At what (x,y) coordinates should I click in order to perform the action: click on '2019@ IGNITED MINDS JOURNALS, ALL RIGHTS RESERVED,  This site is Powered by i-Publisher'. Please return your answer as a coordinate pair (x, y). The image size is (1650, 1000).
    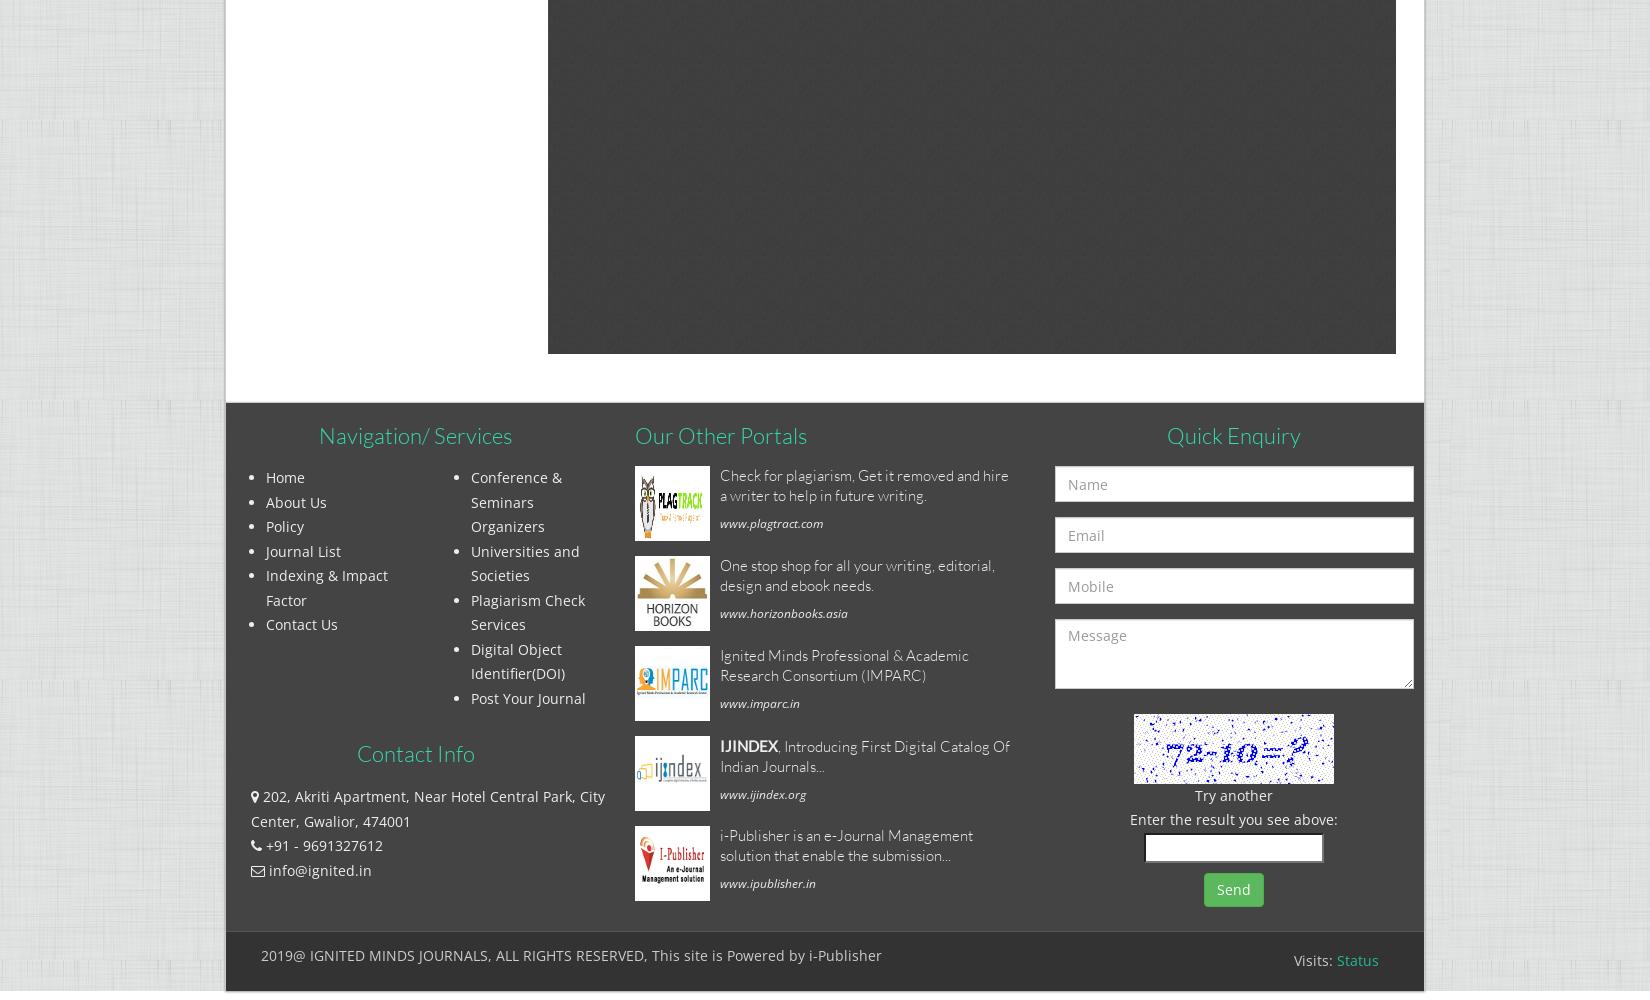
    Looking at the image, I should click on (570, 954).